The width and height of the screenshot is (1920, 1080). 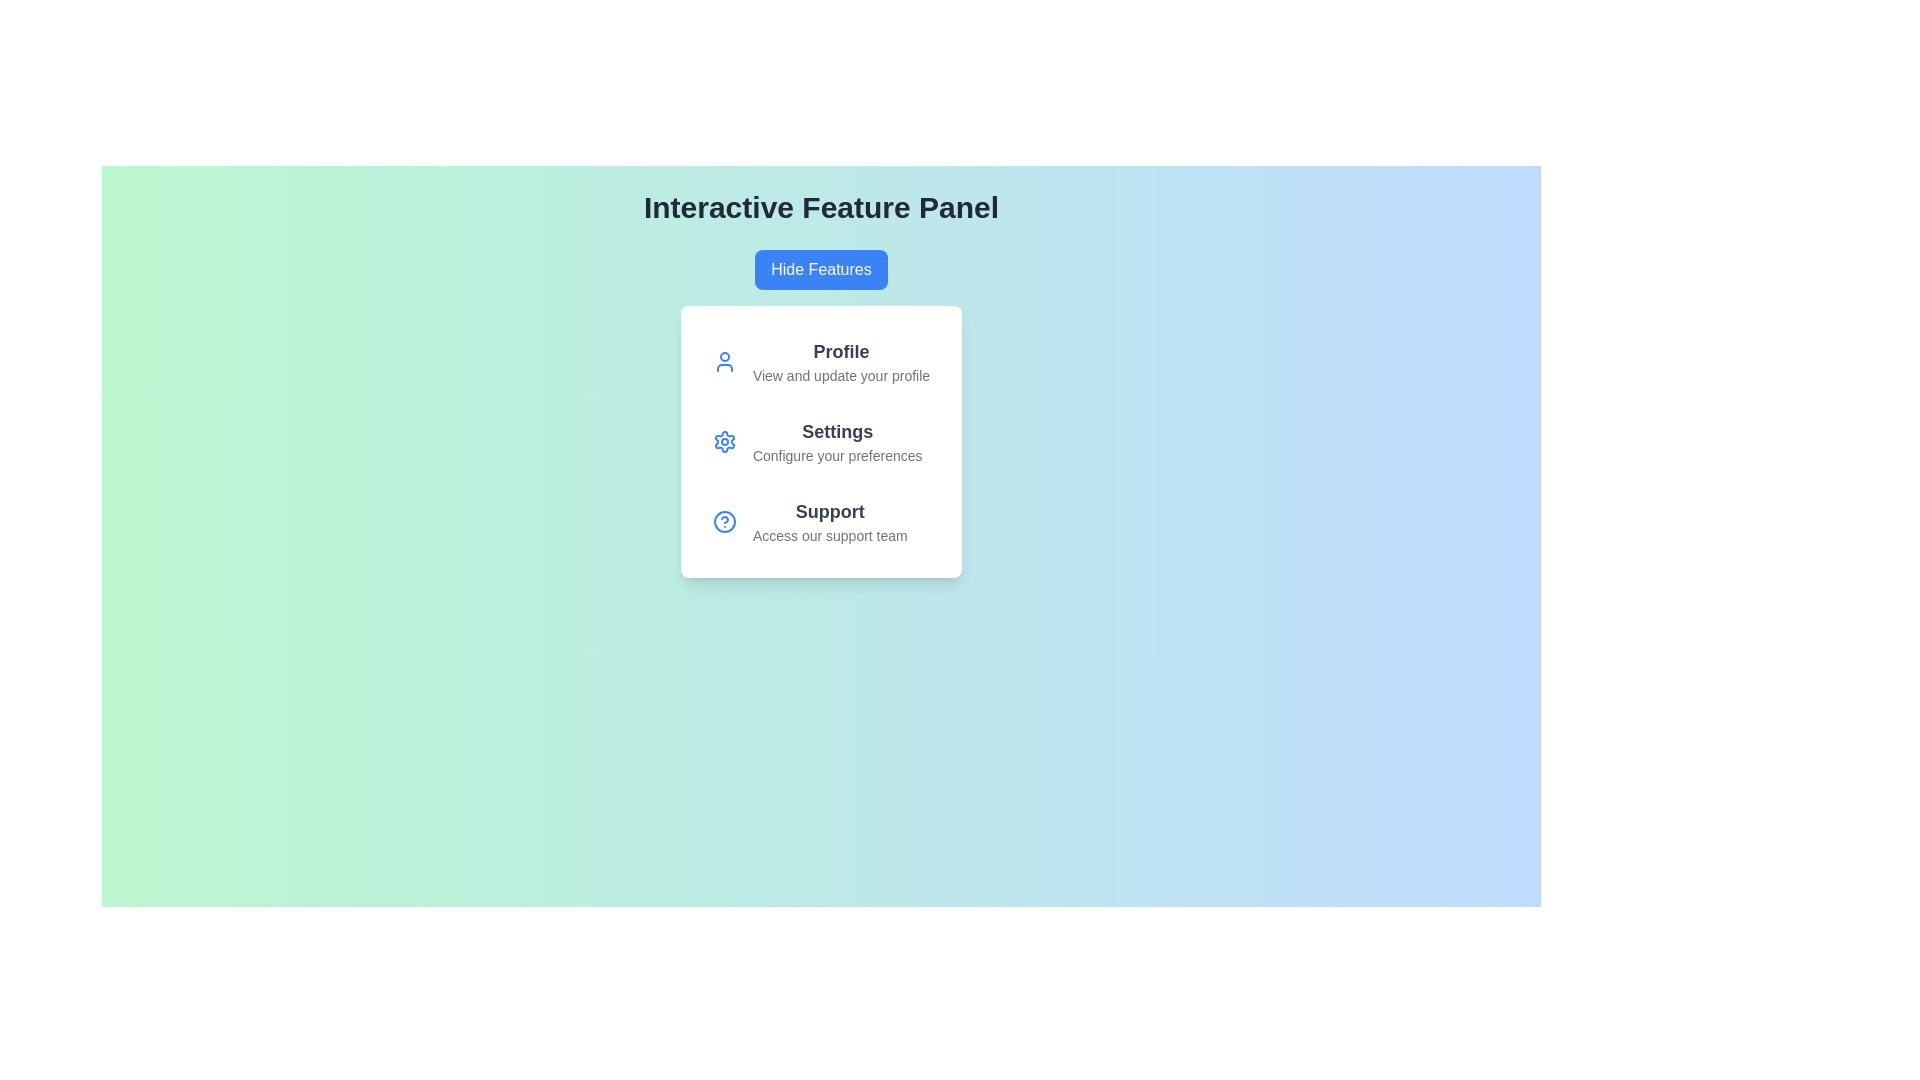 What do you see at coordinates (821, 270) in the screenshot?
I see `'Hide Features' button to toggle the visibility of the feature menu` at bounding box center [821, 270].